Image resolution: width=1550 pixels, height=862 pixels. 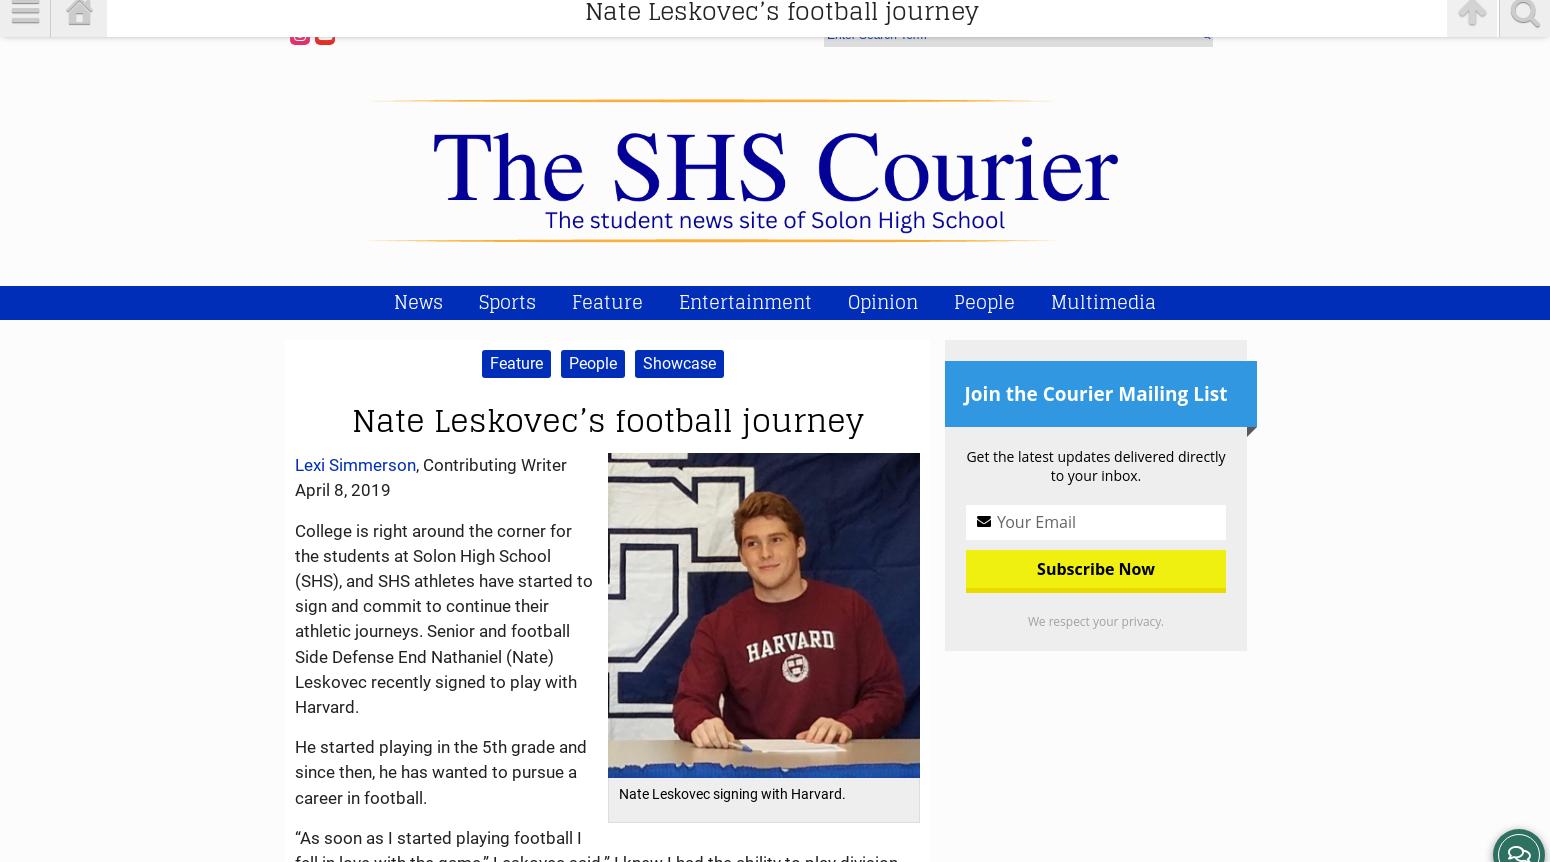 I want to click on 'Nate Leskovec’s football journey', so click(x=606, y=418).